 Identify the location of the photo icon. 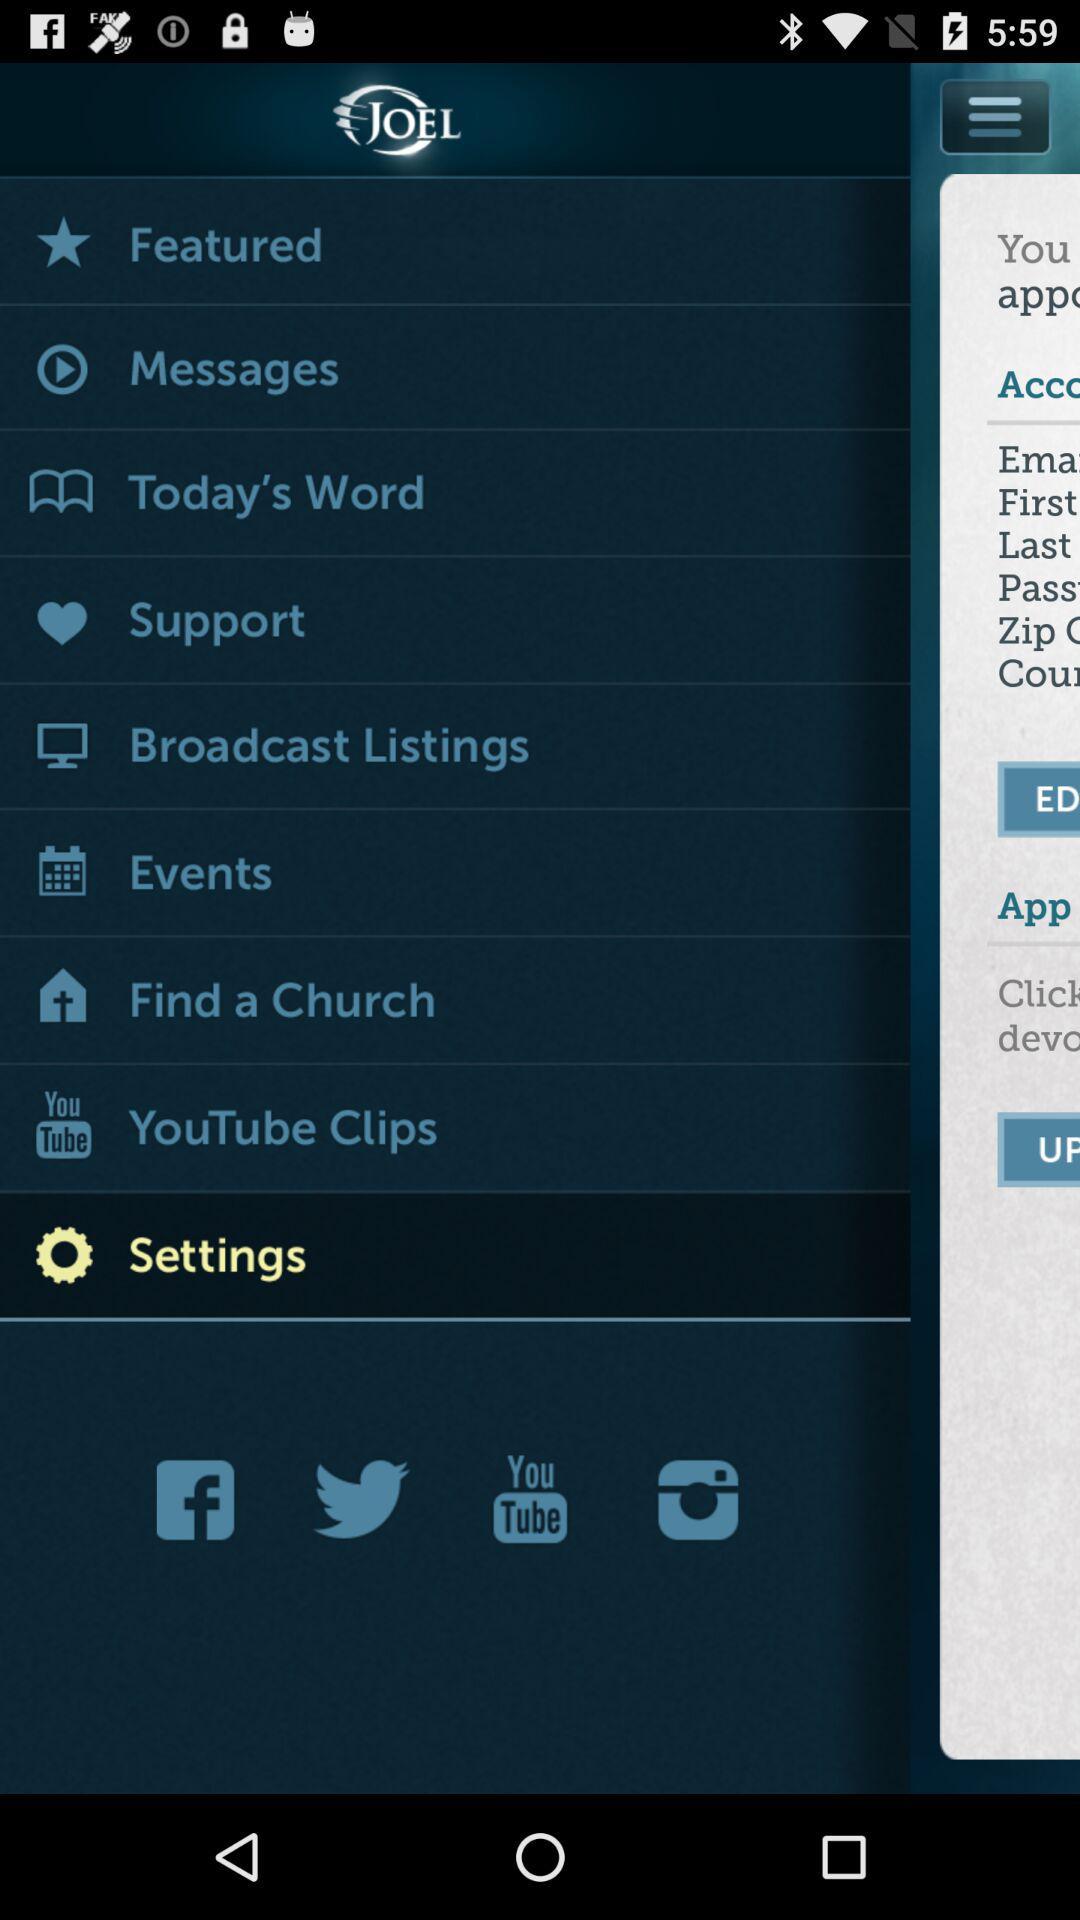
(697, 1605).